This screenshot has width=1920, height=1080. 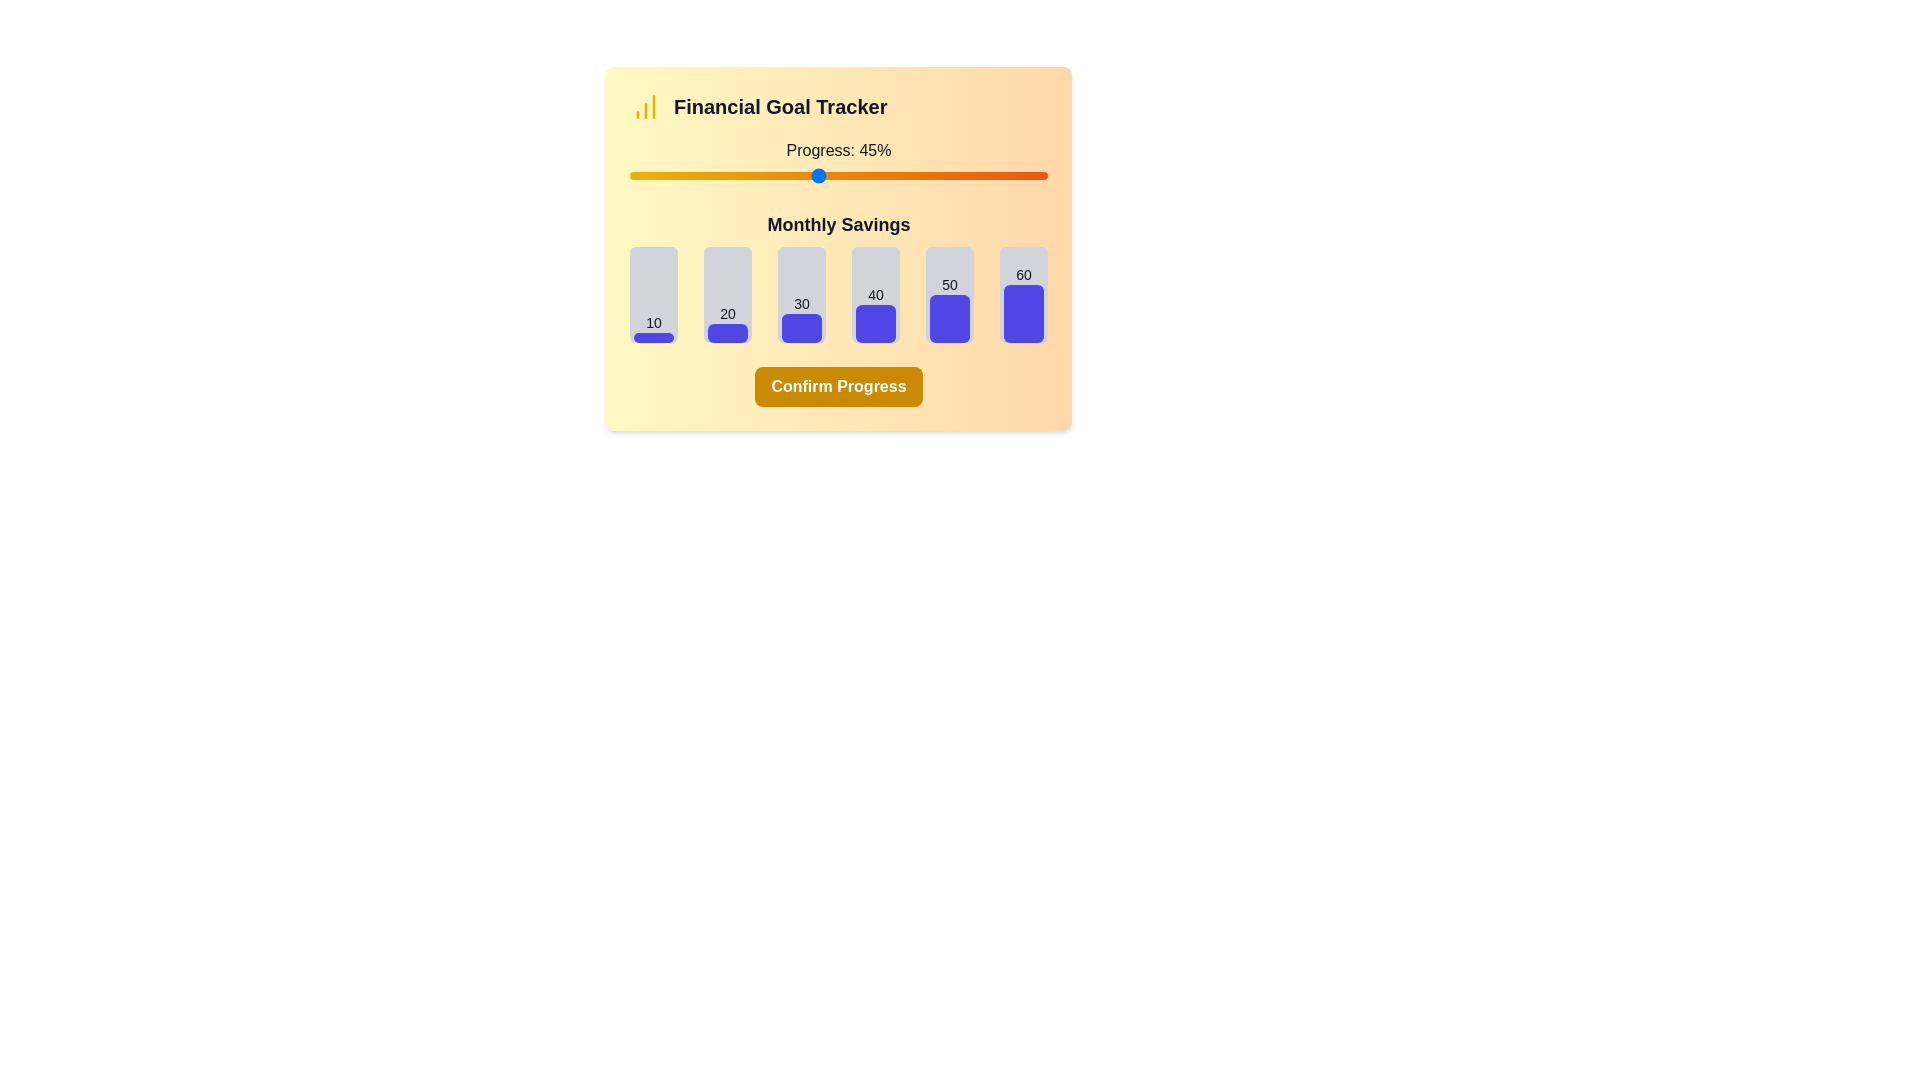 I want to click on the progress slider to 42%, so click(x=805, y=175).